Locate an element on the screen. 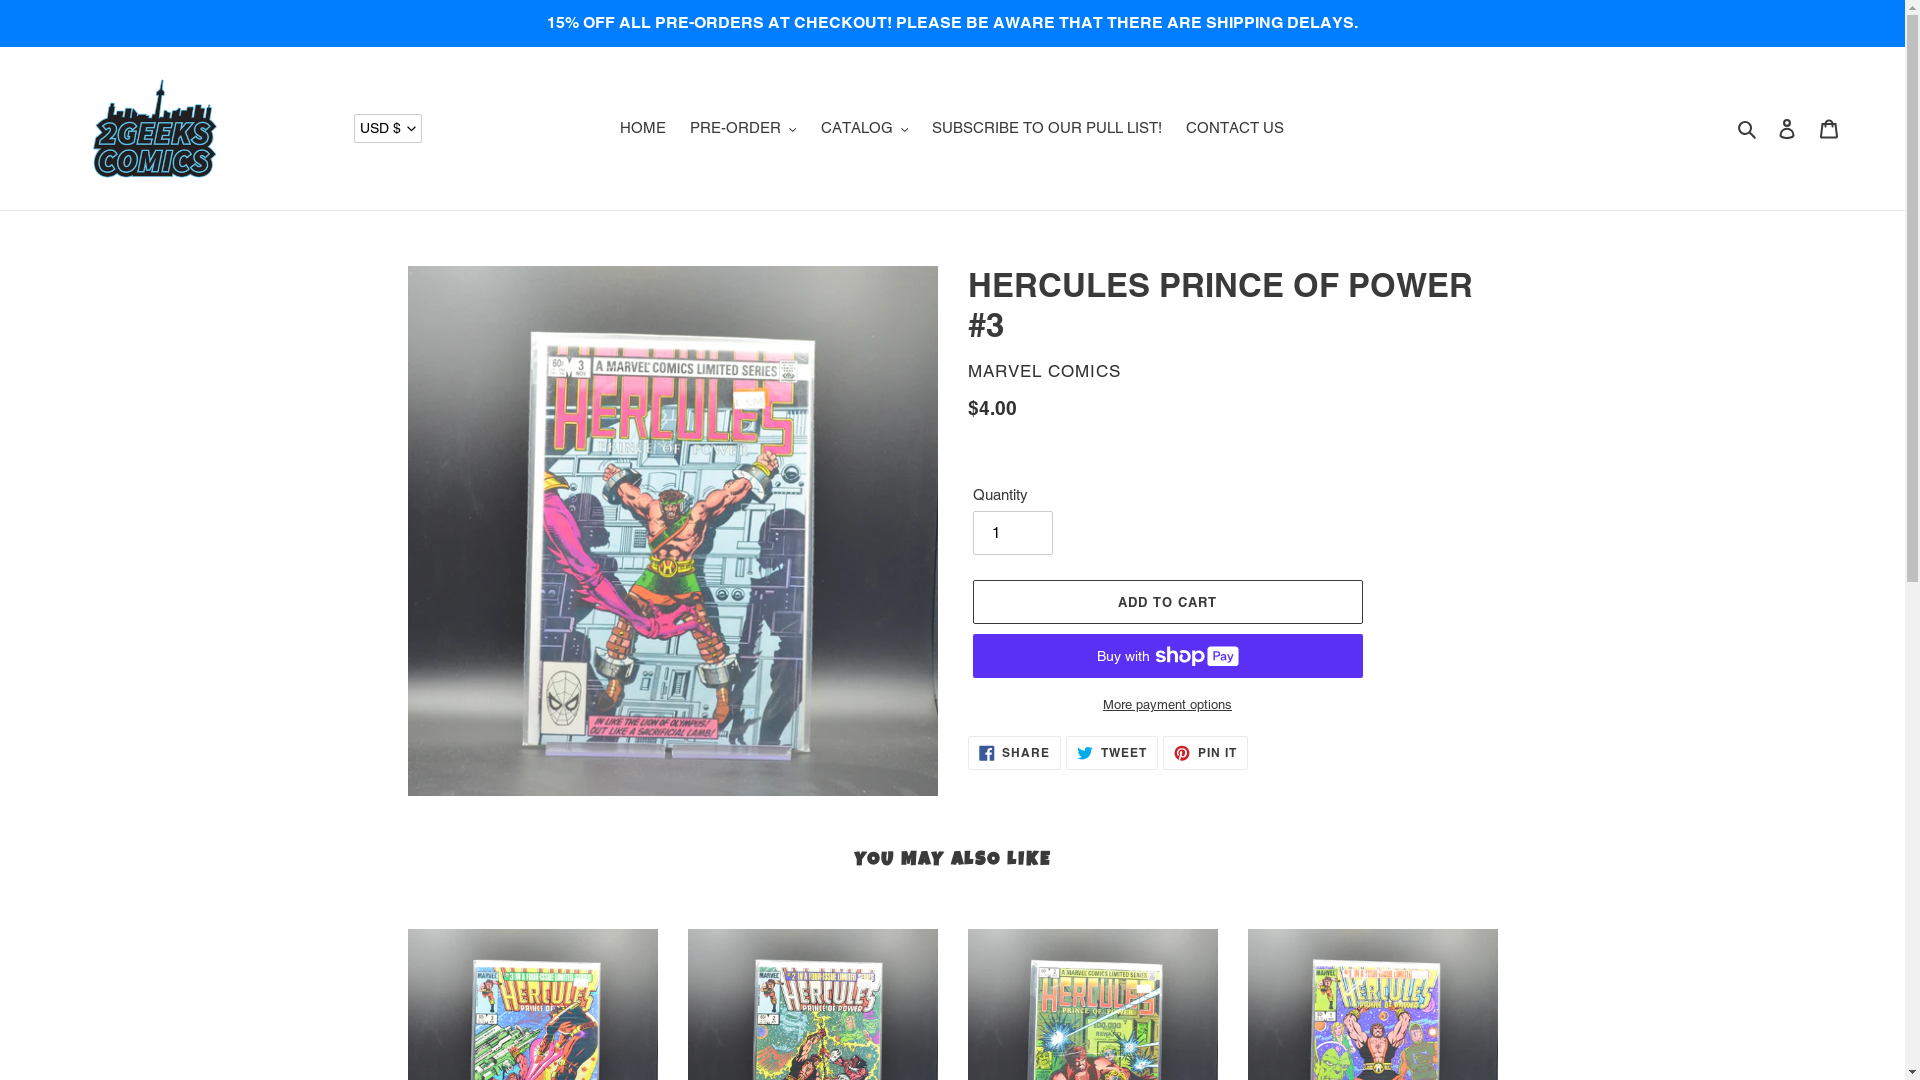  'TWEET is located at coordinates (1111, 752).